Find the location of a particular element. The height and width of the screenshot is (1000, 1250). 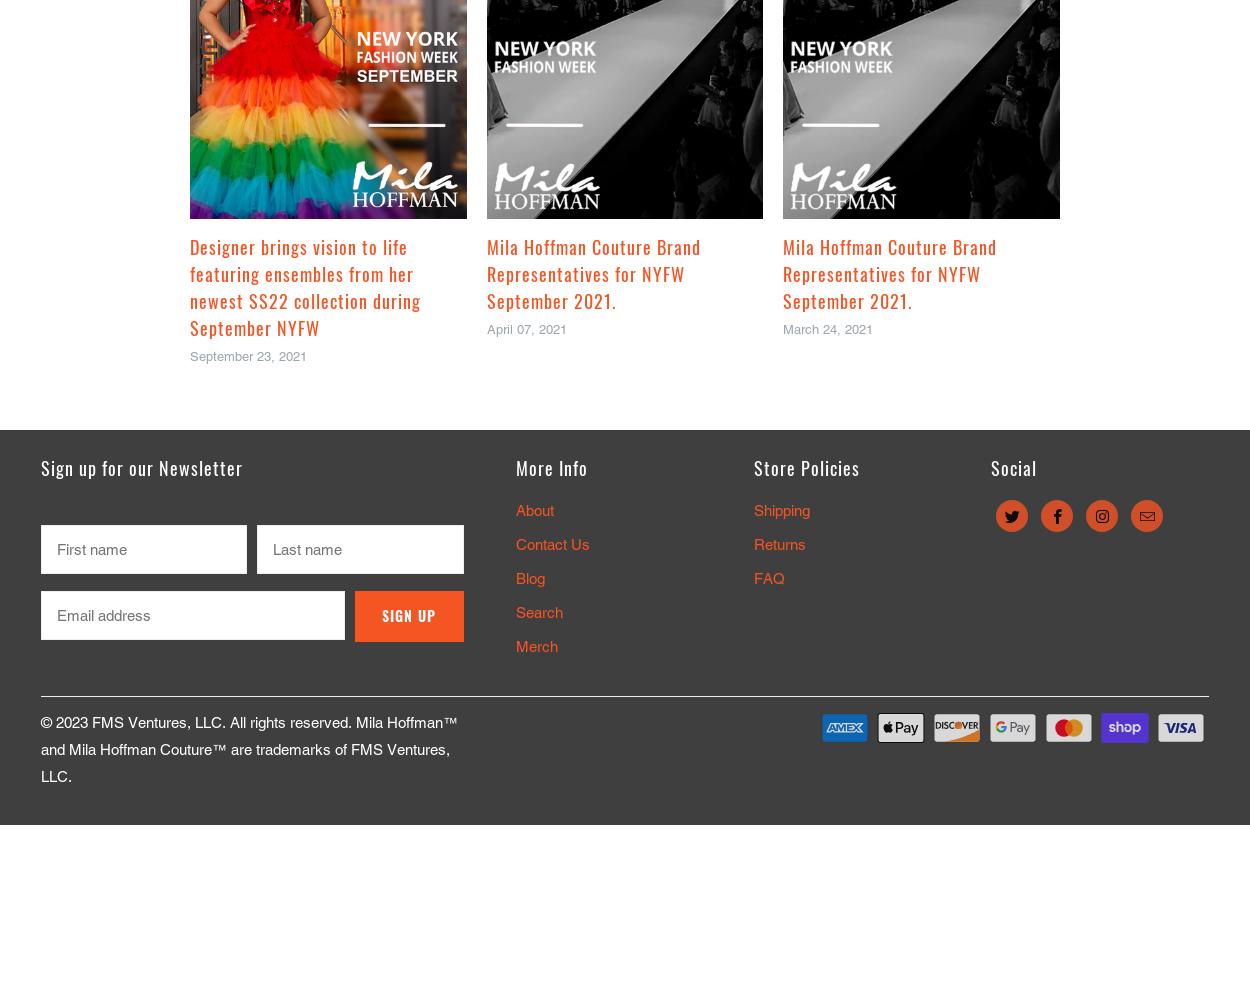

'September 23, 2021' is located at coordinates (188, 355).